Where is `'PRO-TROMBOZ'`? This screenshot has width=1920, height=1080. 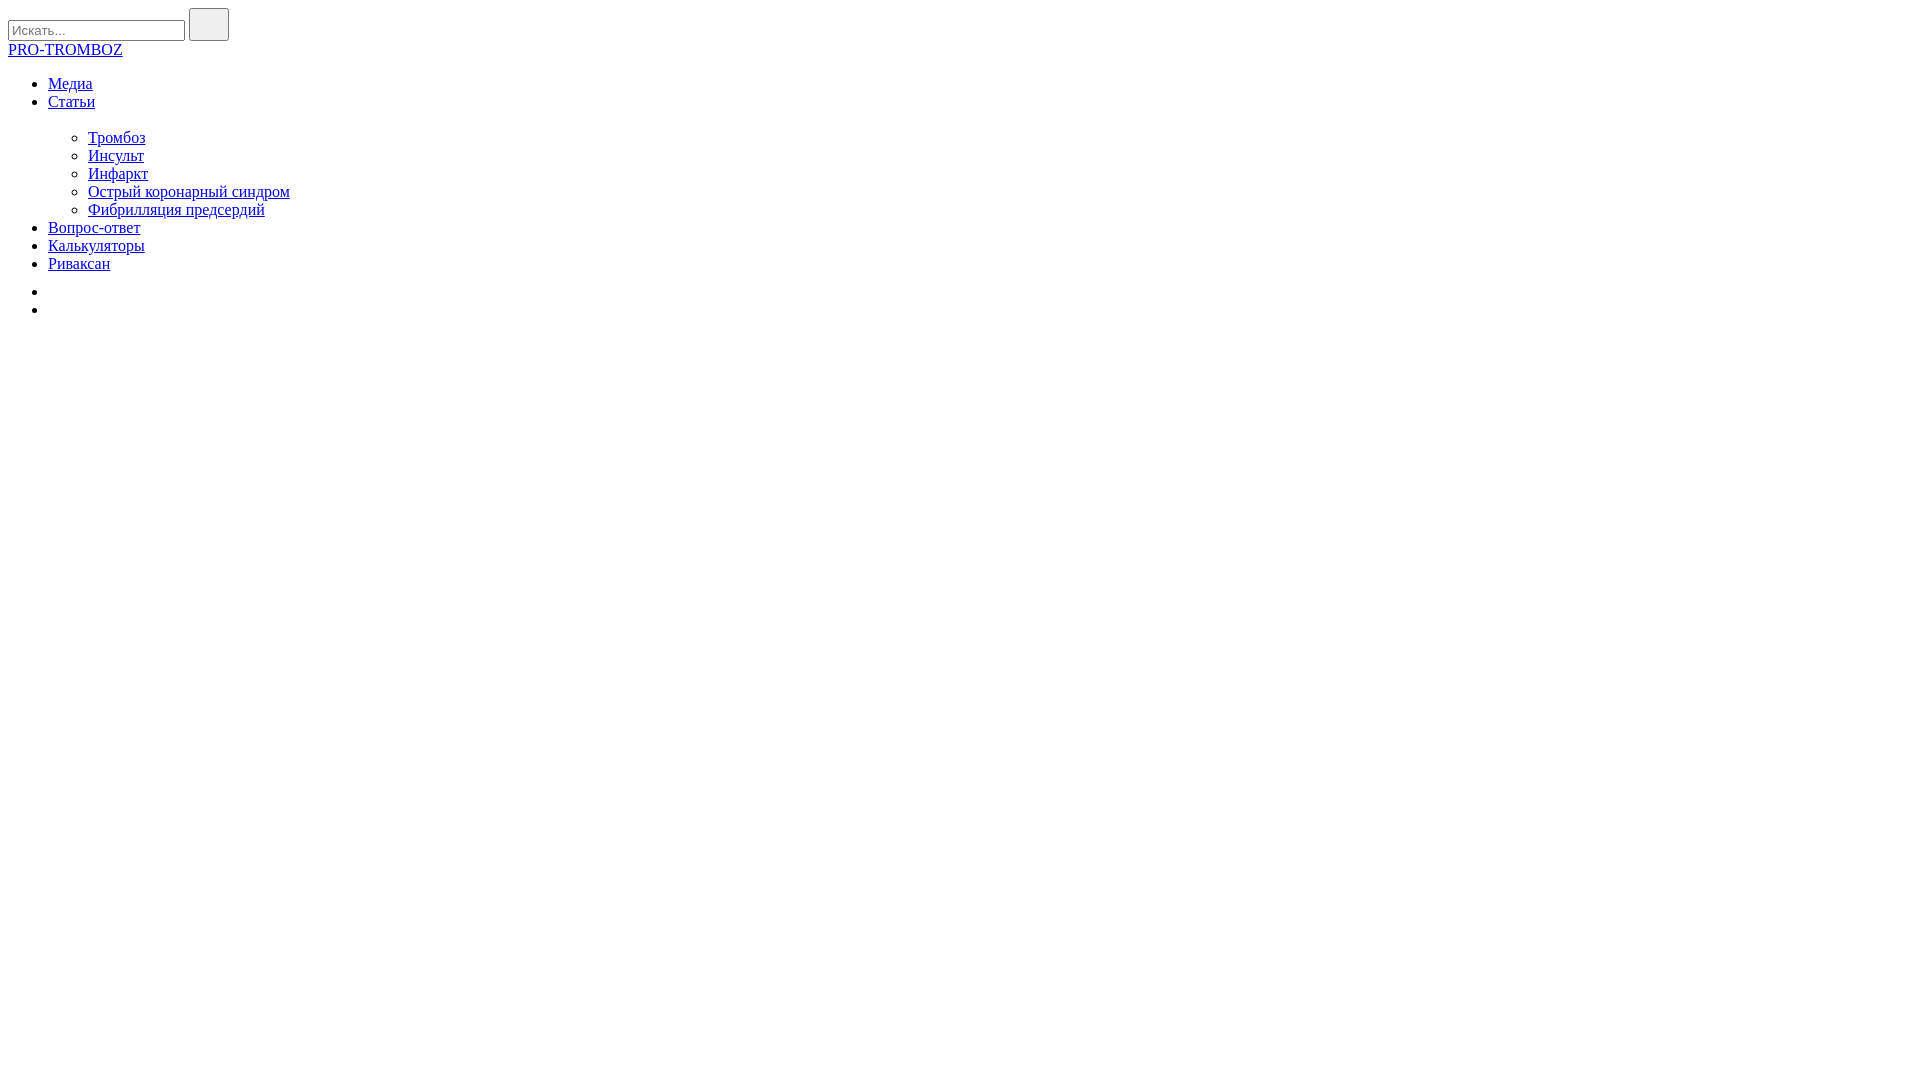 'PRO-TROMBOZ' is located at coordinates (8, 48).